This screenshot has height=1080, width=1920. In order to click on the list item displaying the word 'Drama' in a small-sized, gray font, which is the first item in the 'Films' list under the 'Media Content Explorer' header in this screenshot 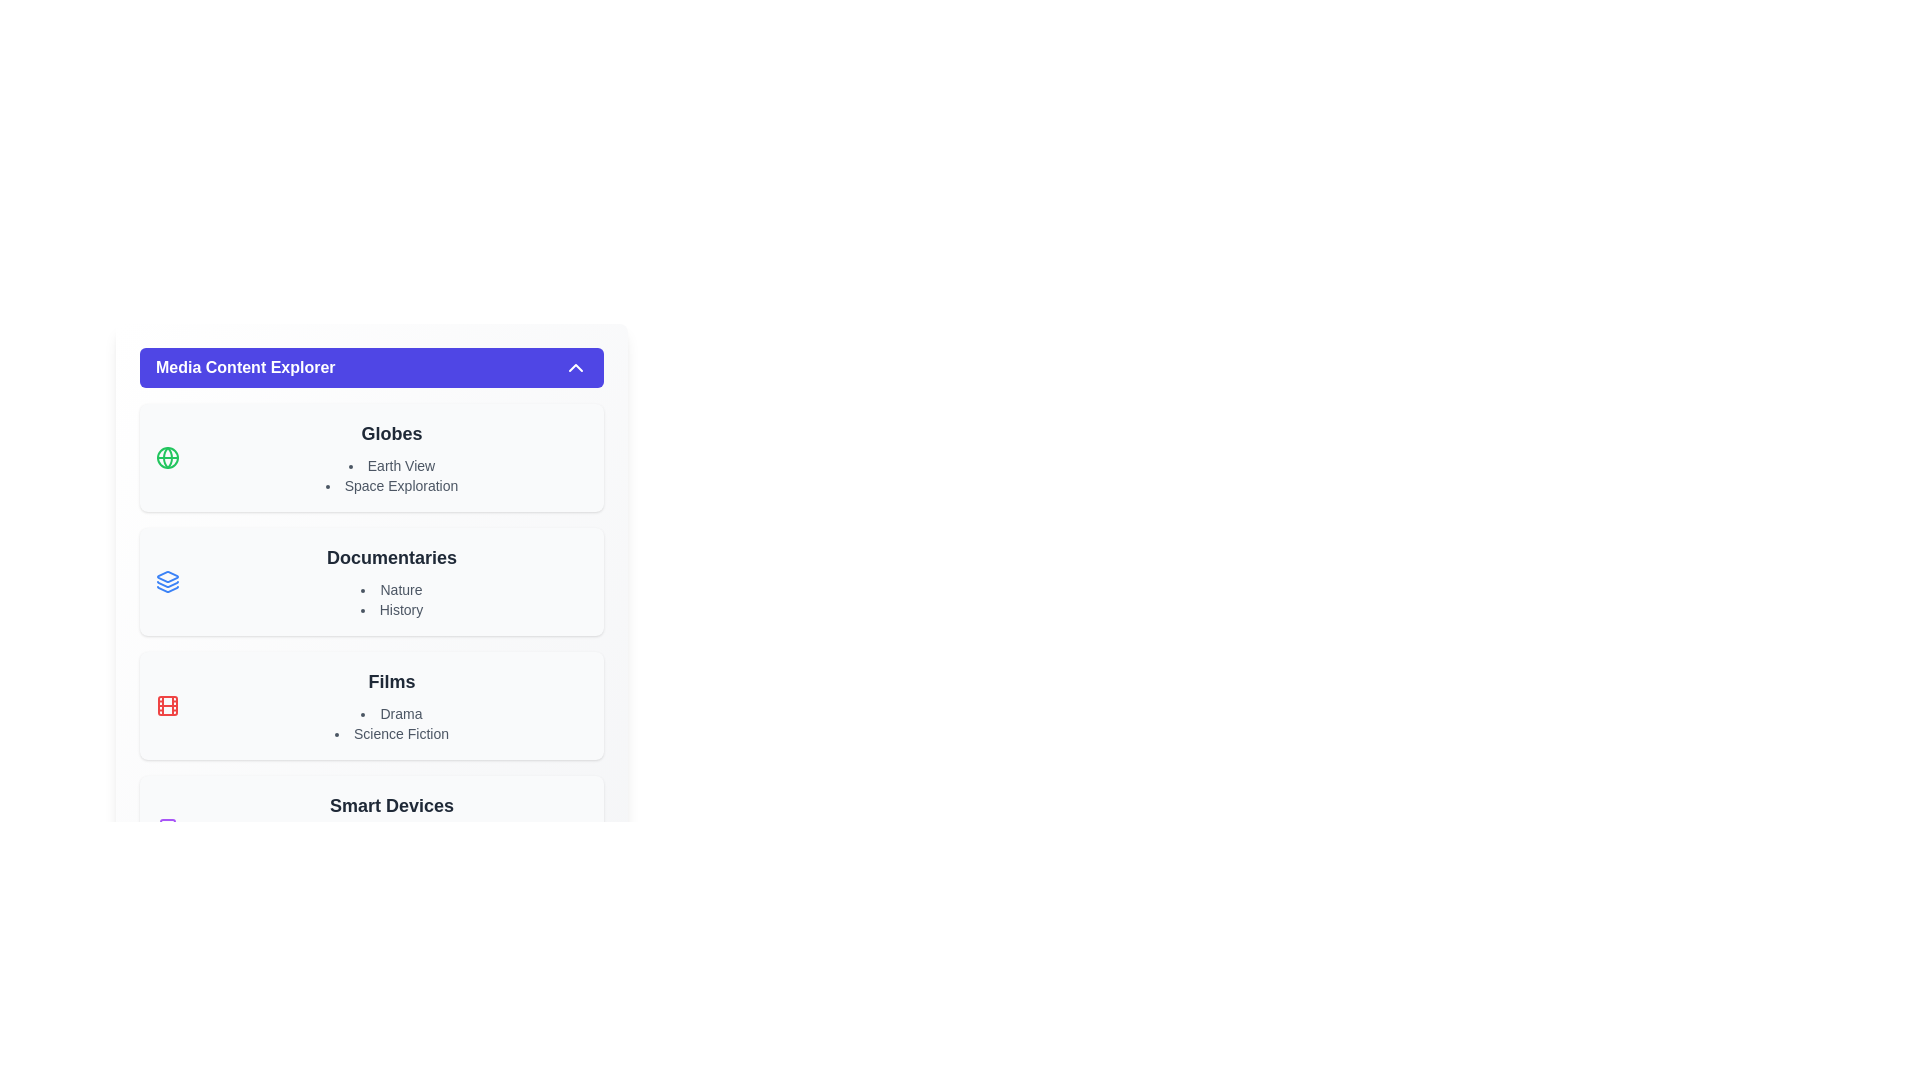, I will do `click(392, 712)`.